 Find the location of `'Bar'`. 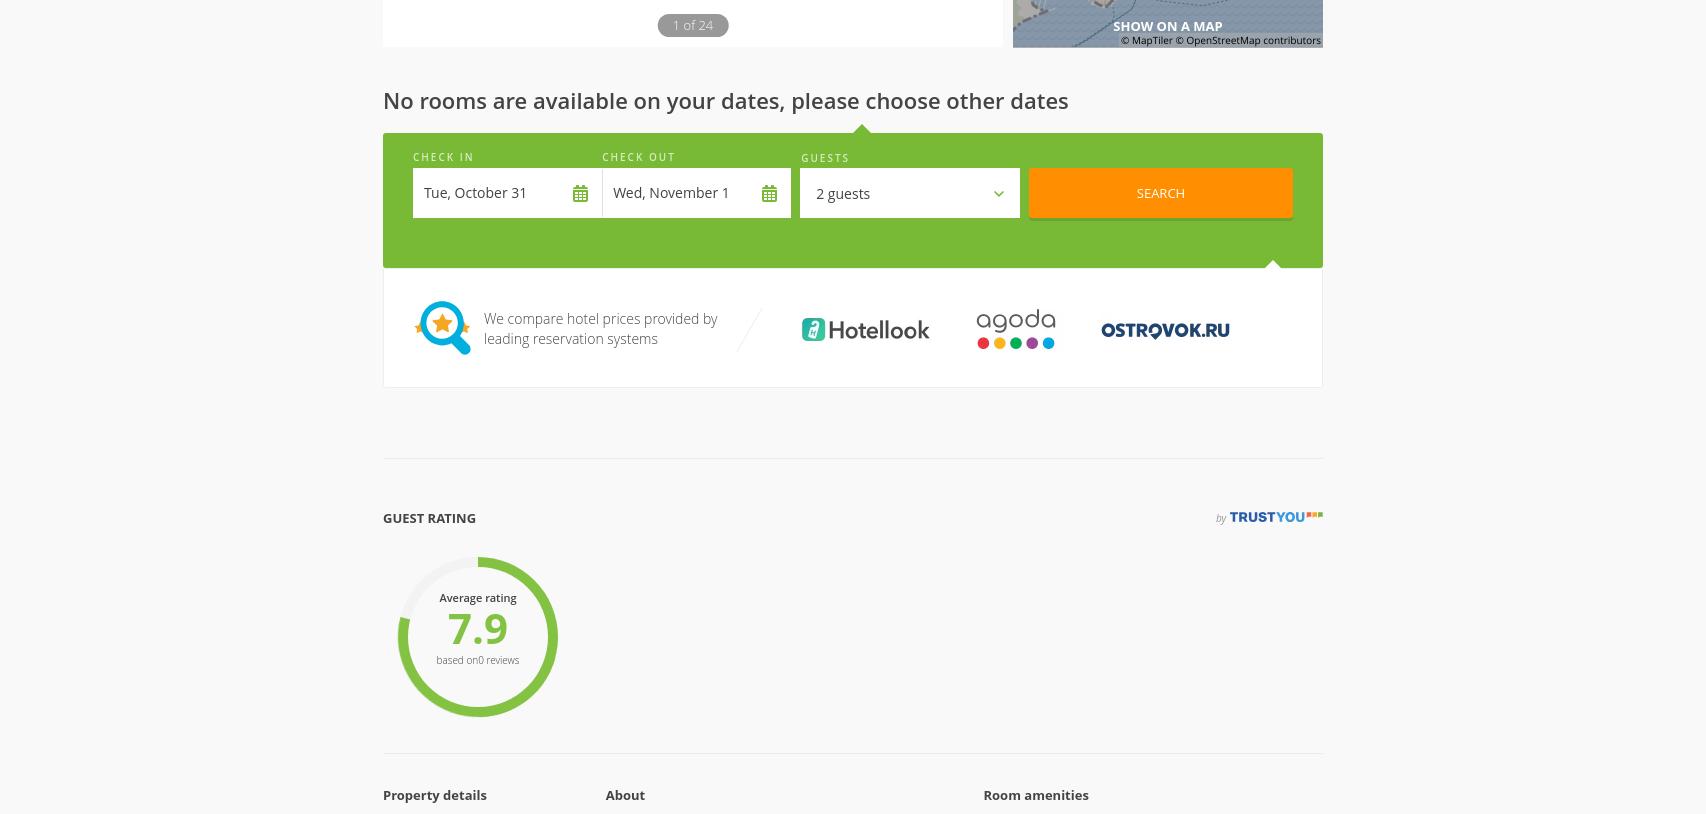

'Bar' is located at coordinates (644, 549).